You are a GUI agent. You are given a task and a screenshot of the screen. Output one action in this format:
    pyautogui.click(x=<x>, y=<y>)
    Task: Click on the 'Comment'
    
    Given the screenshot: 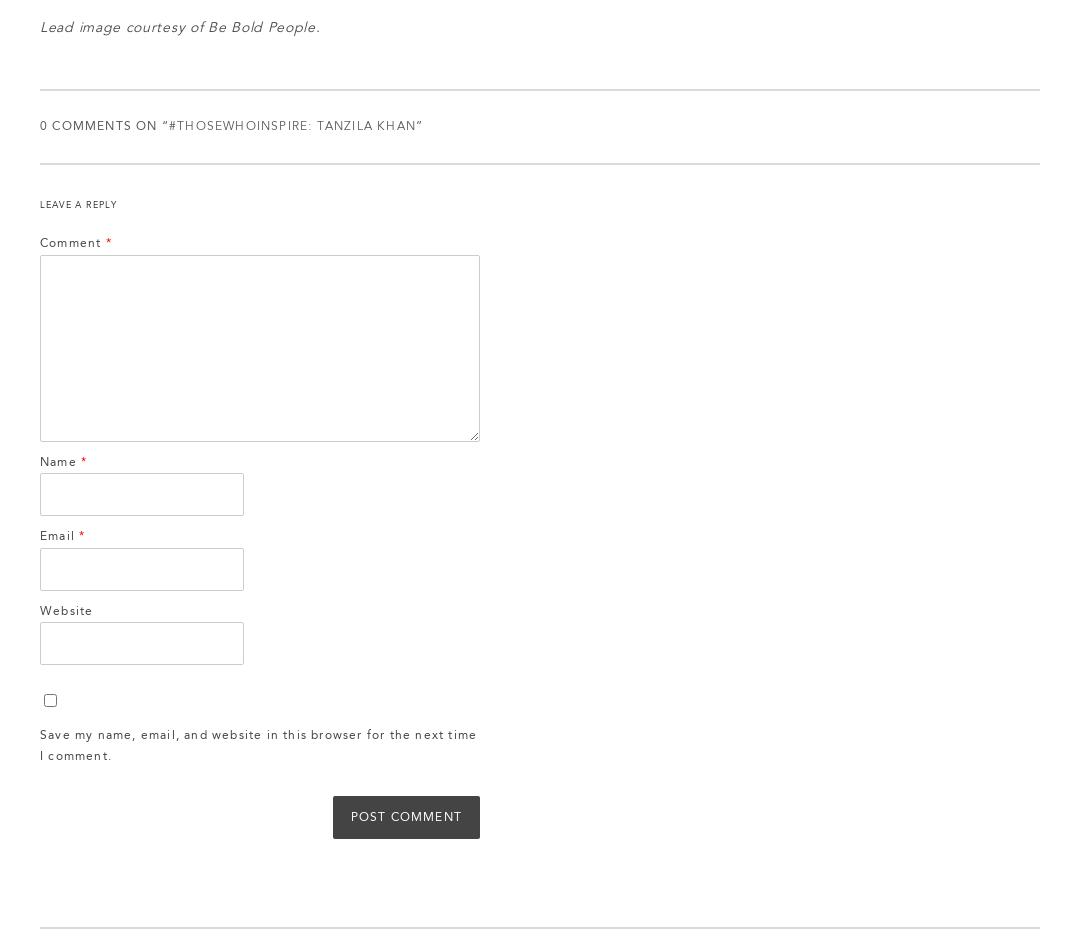 What is the action you would take?
    pyautogui.click(x=71, y=242)
    